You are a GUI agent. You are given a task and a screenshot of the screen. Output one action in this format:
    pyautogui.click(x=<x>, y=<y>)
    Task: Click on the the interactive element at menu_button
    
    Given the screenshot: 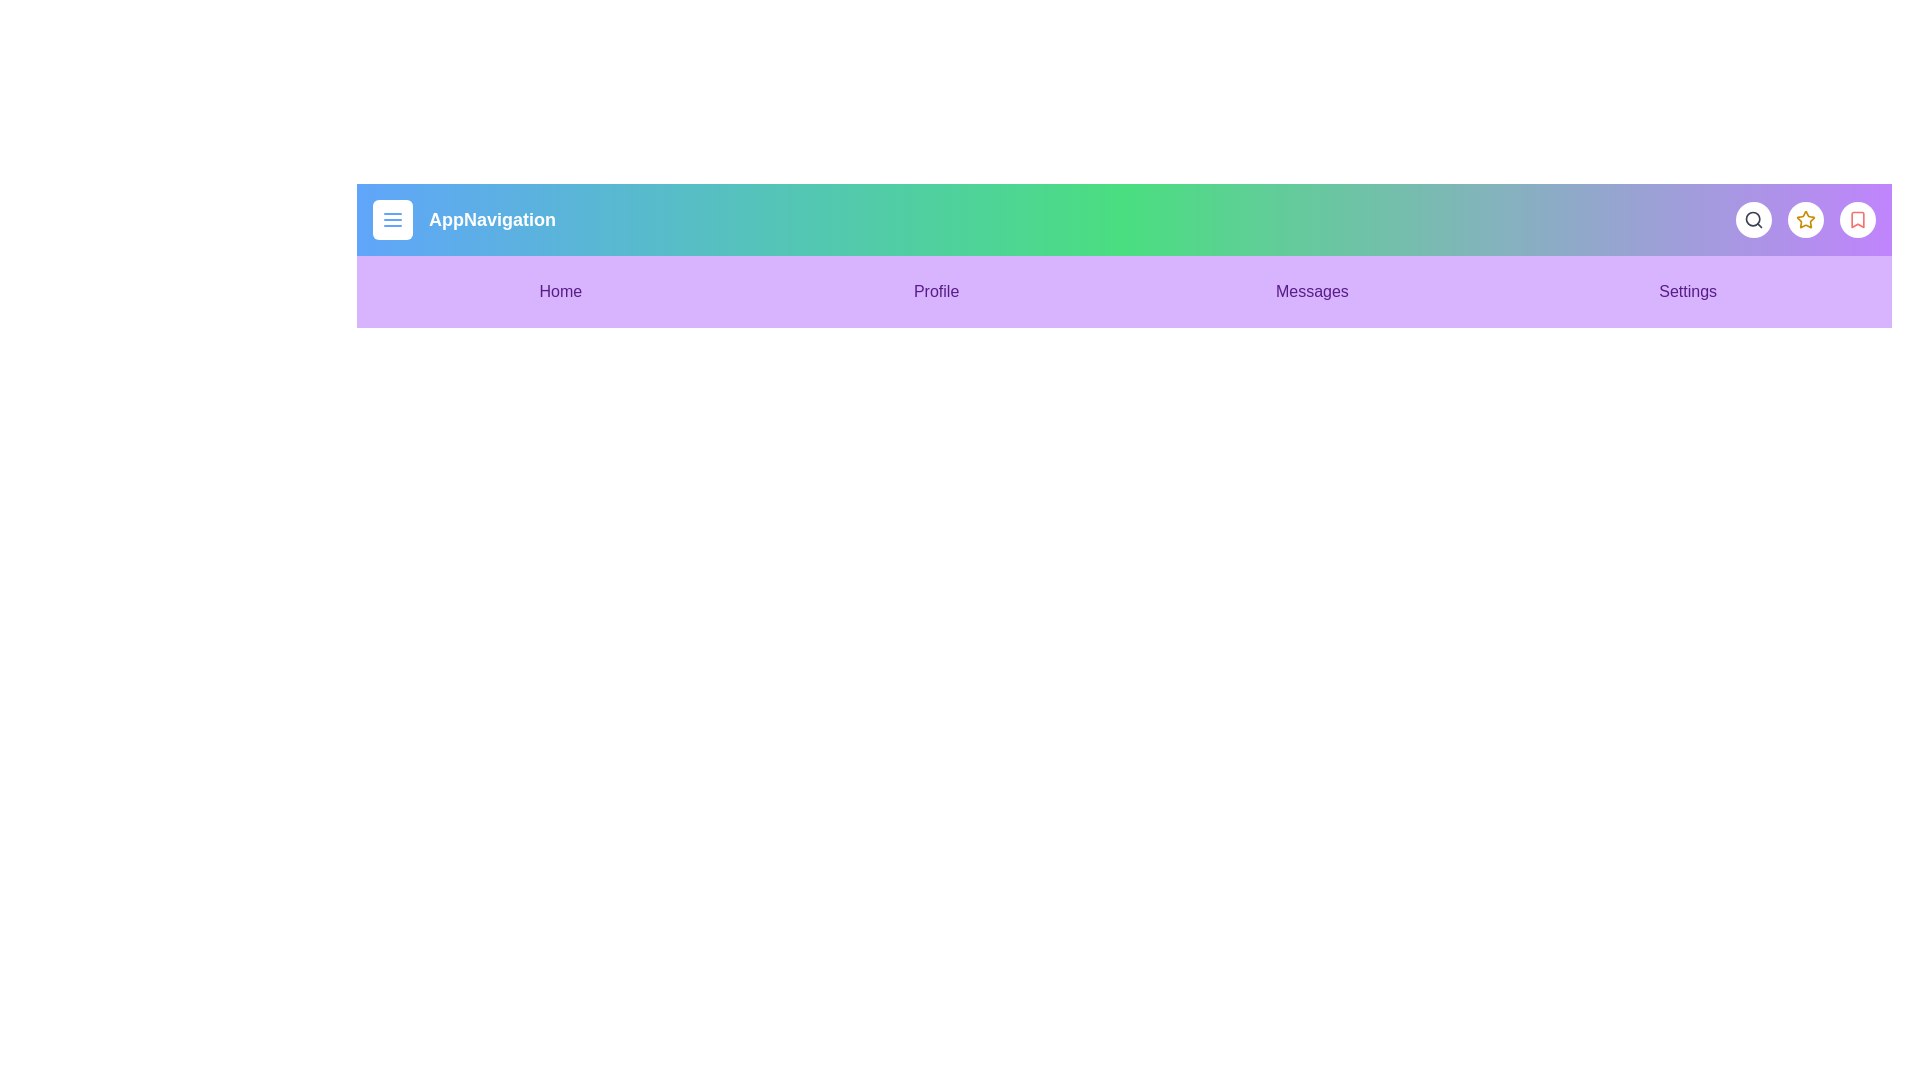 What is the action you would take?
    pyautogui.click(x=393, y=219)
    